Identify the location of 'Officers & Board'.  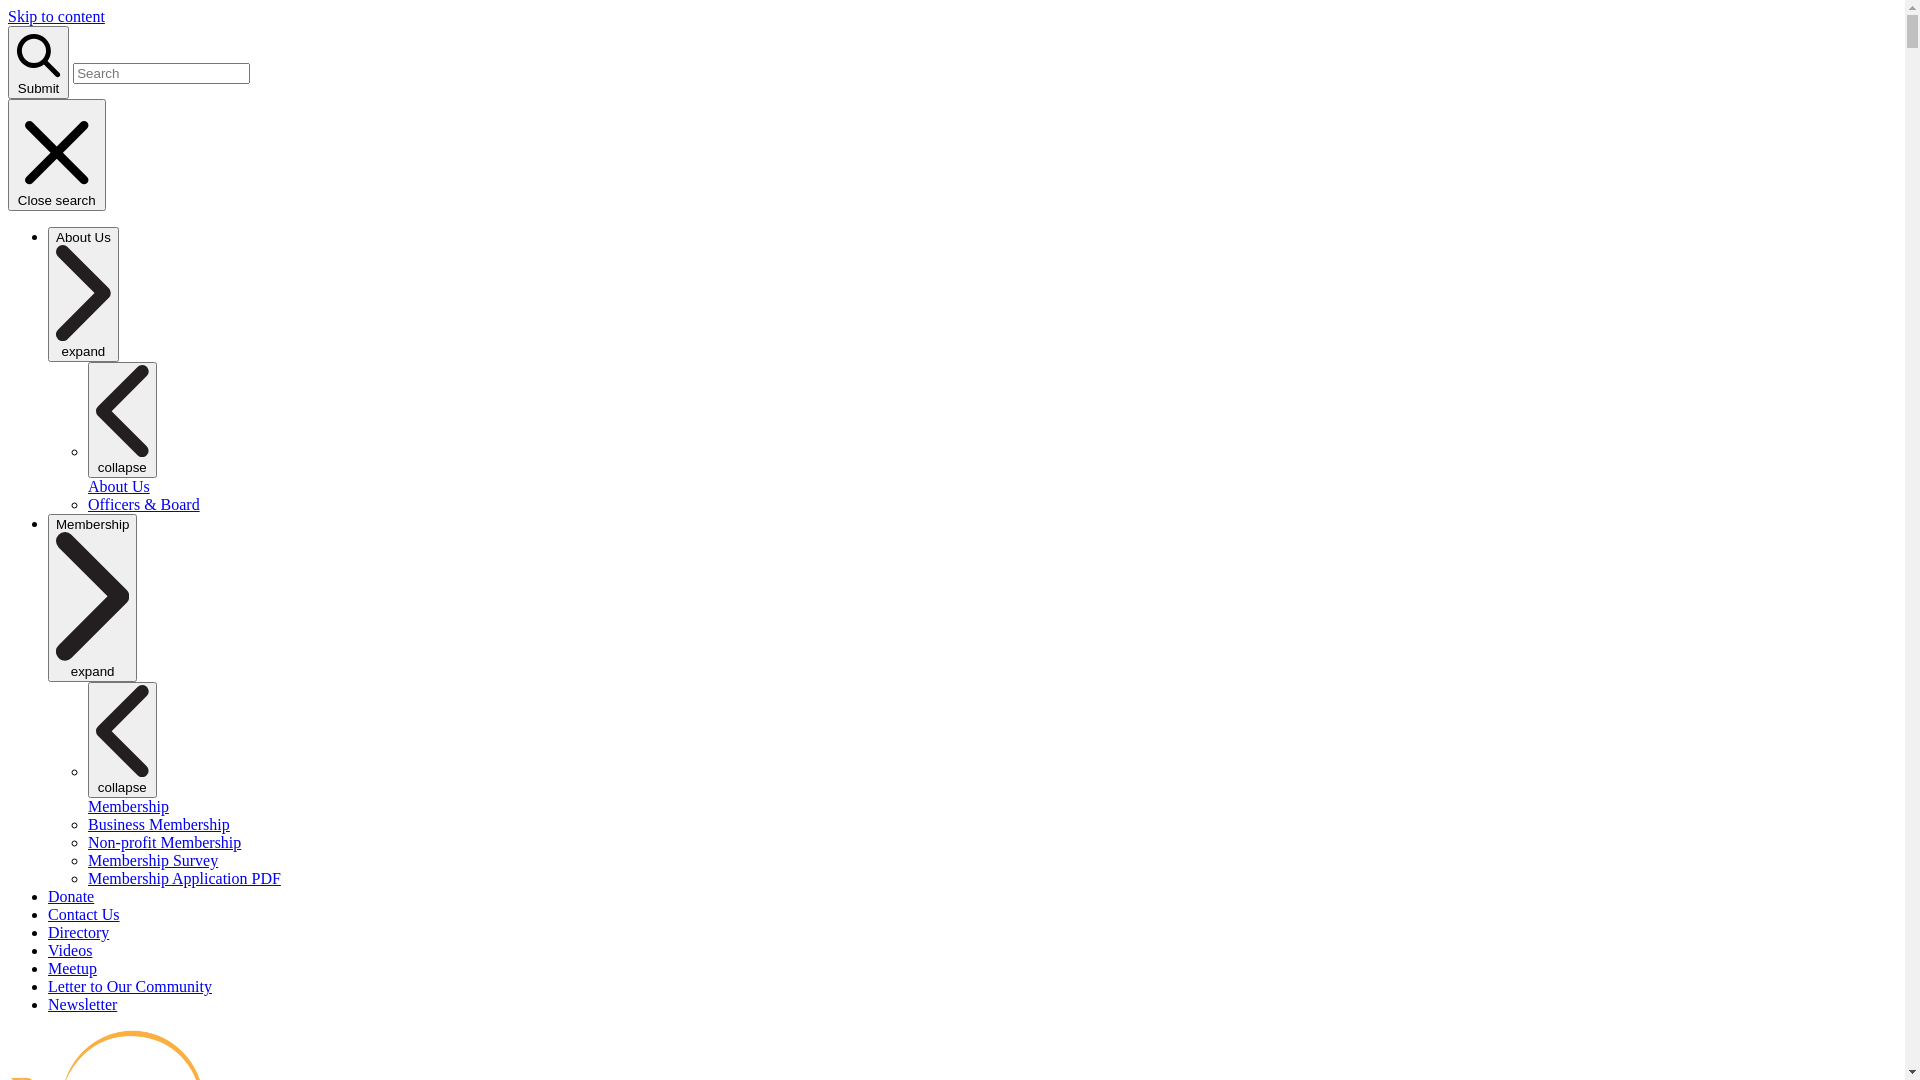
(143, 503).